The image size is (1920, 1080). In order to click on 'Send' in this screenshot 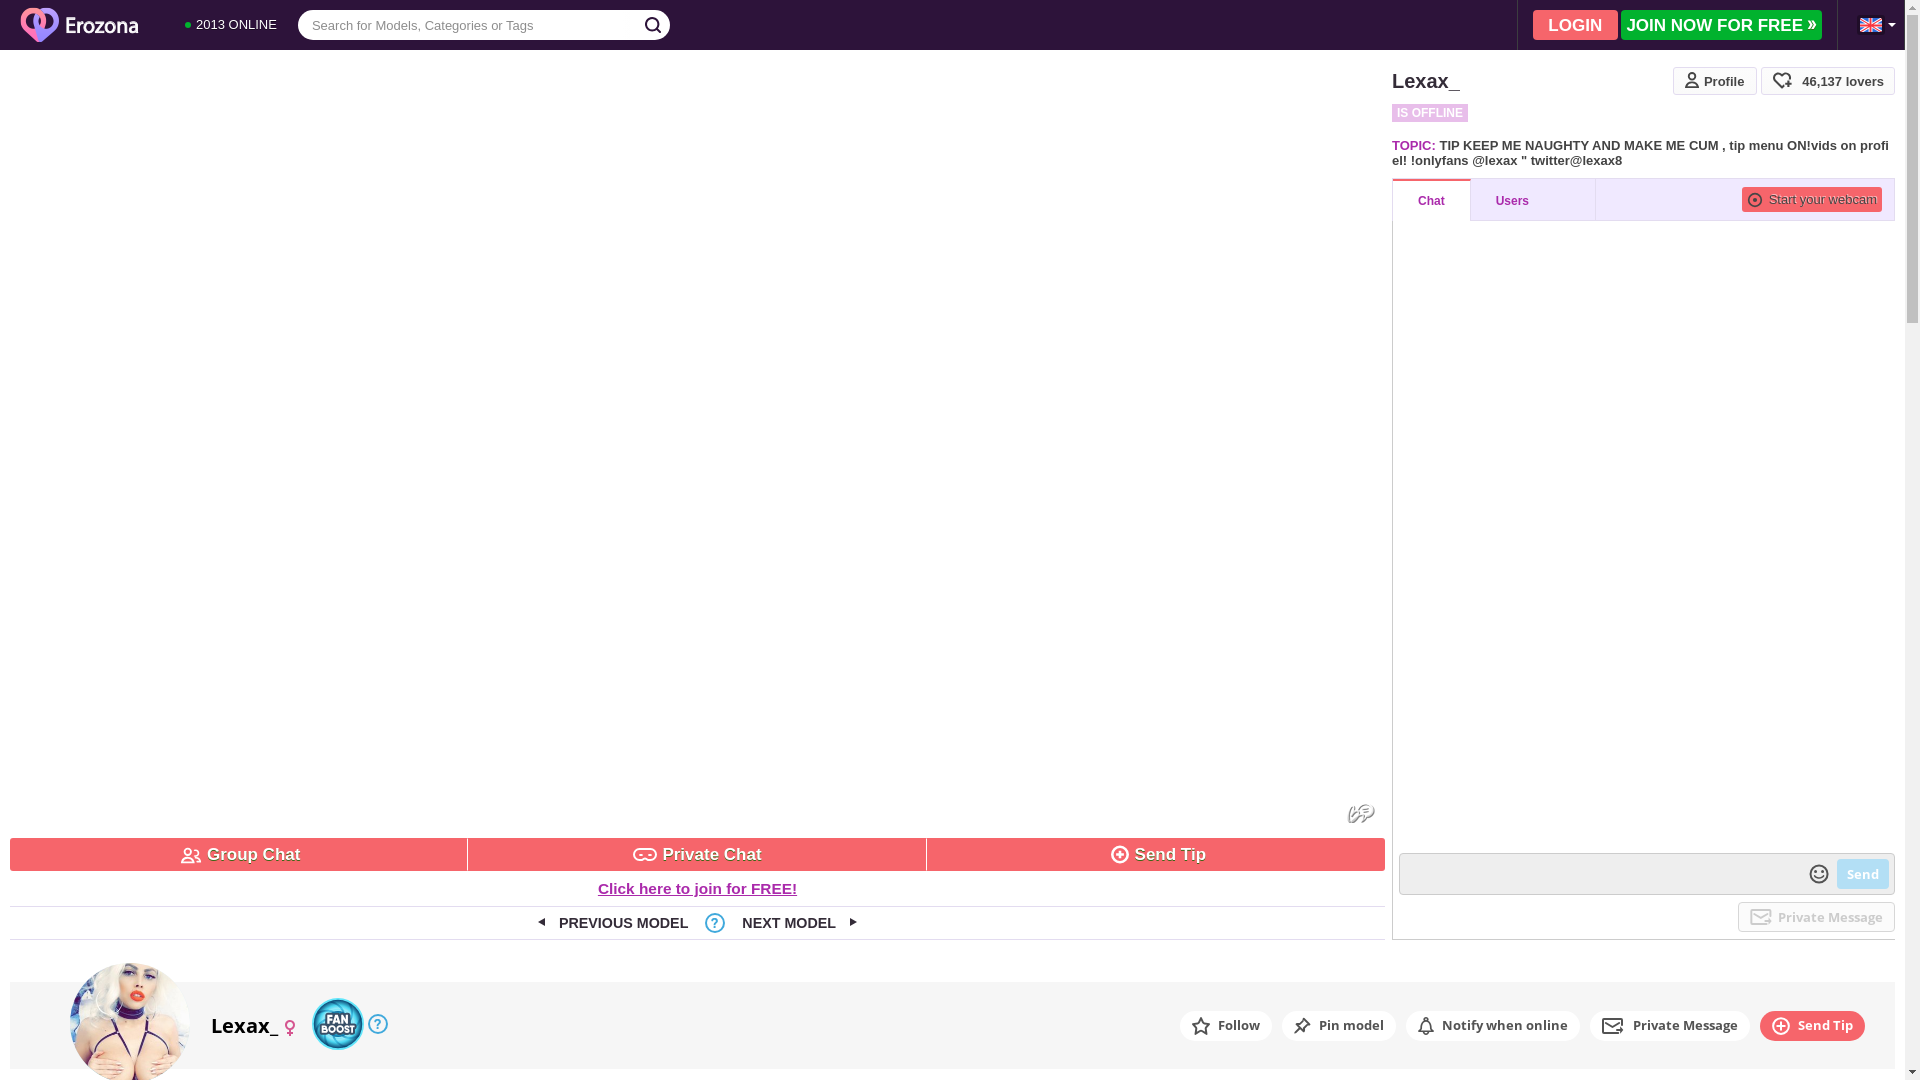, I will do `click(1837, 873)`.